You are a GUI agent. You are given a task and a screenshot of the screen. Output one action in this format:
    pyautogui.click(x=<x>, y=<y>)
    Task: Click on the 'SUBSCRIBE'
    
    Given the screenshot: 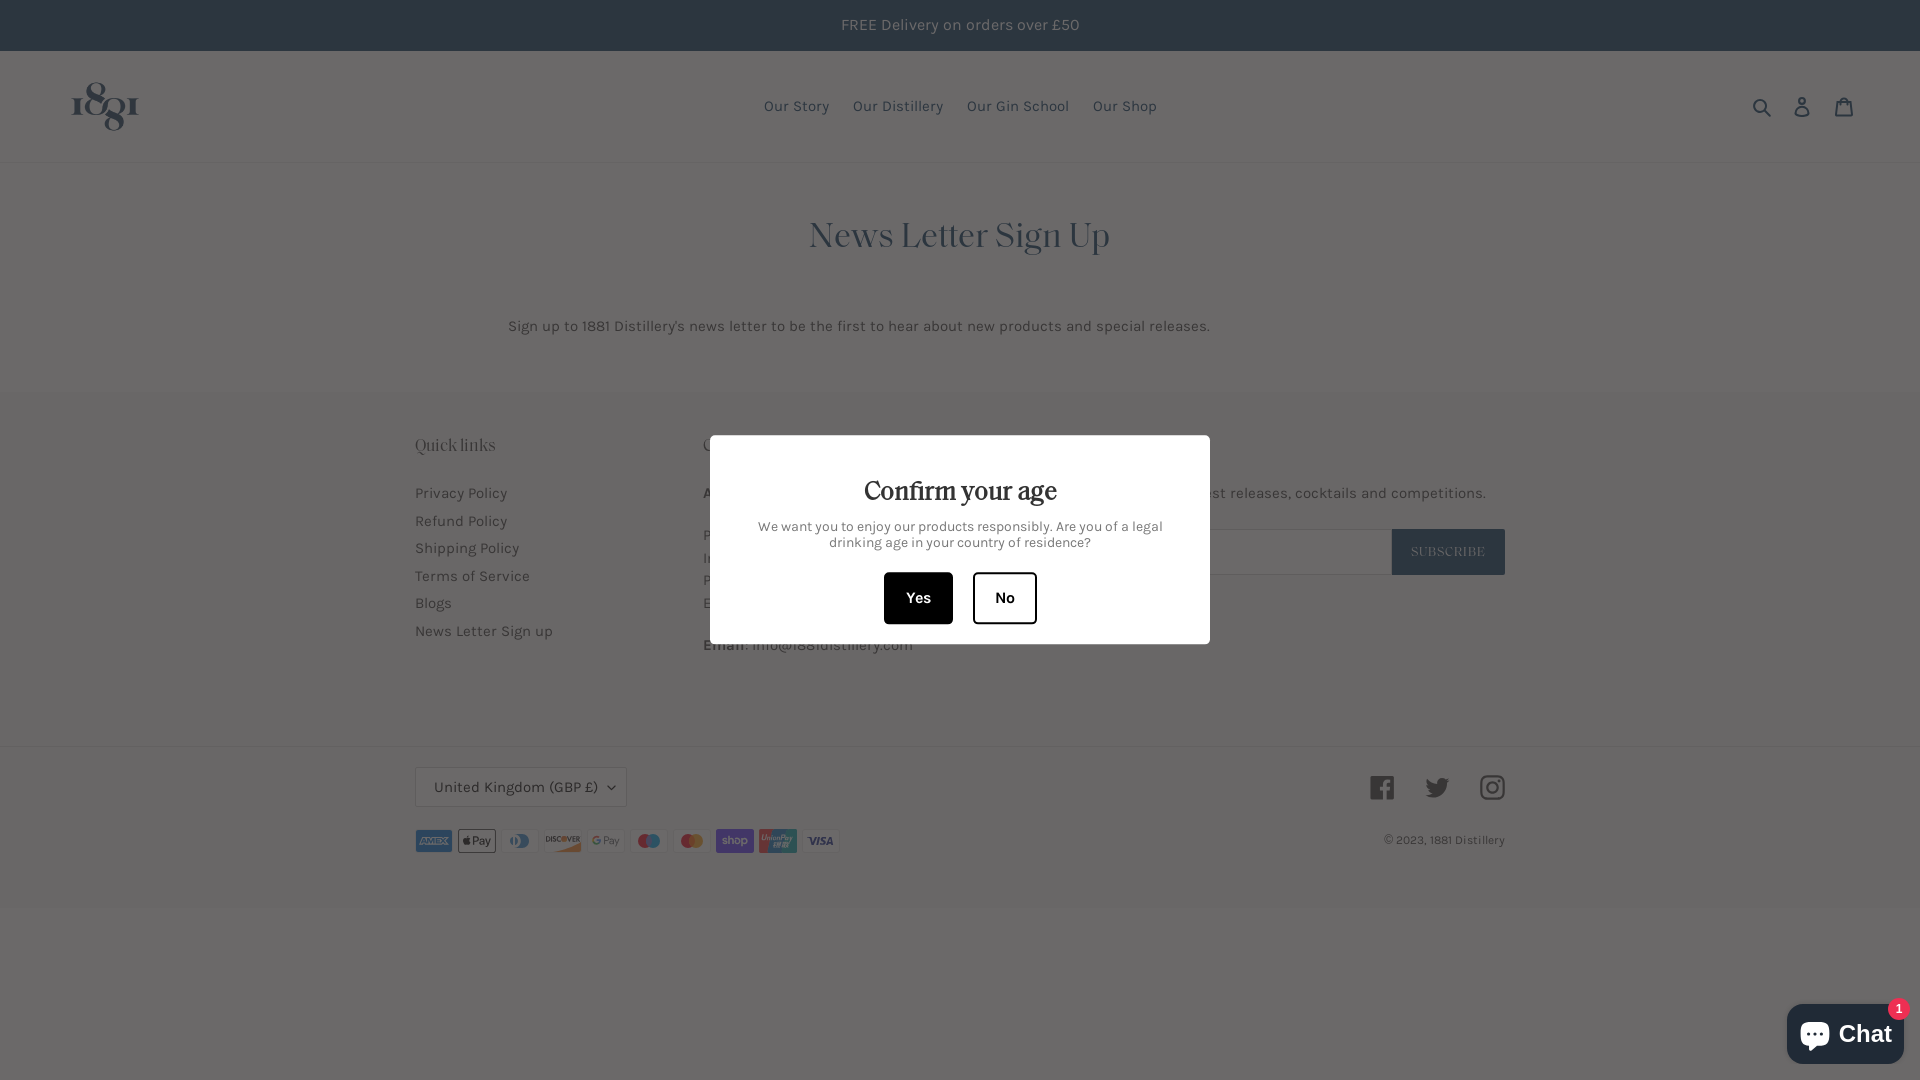 What is the action you would take?
    pyautogui.click(x=1448, y=551)
    